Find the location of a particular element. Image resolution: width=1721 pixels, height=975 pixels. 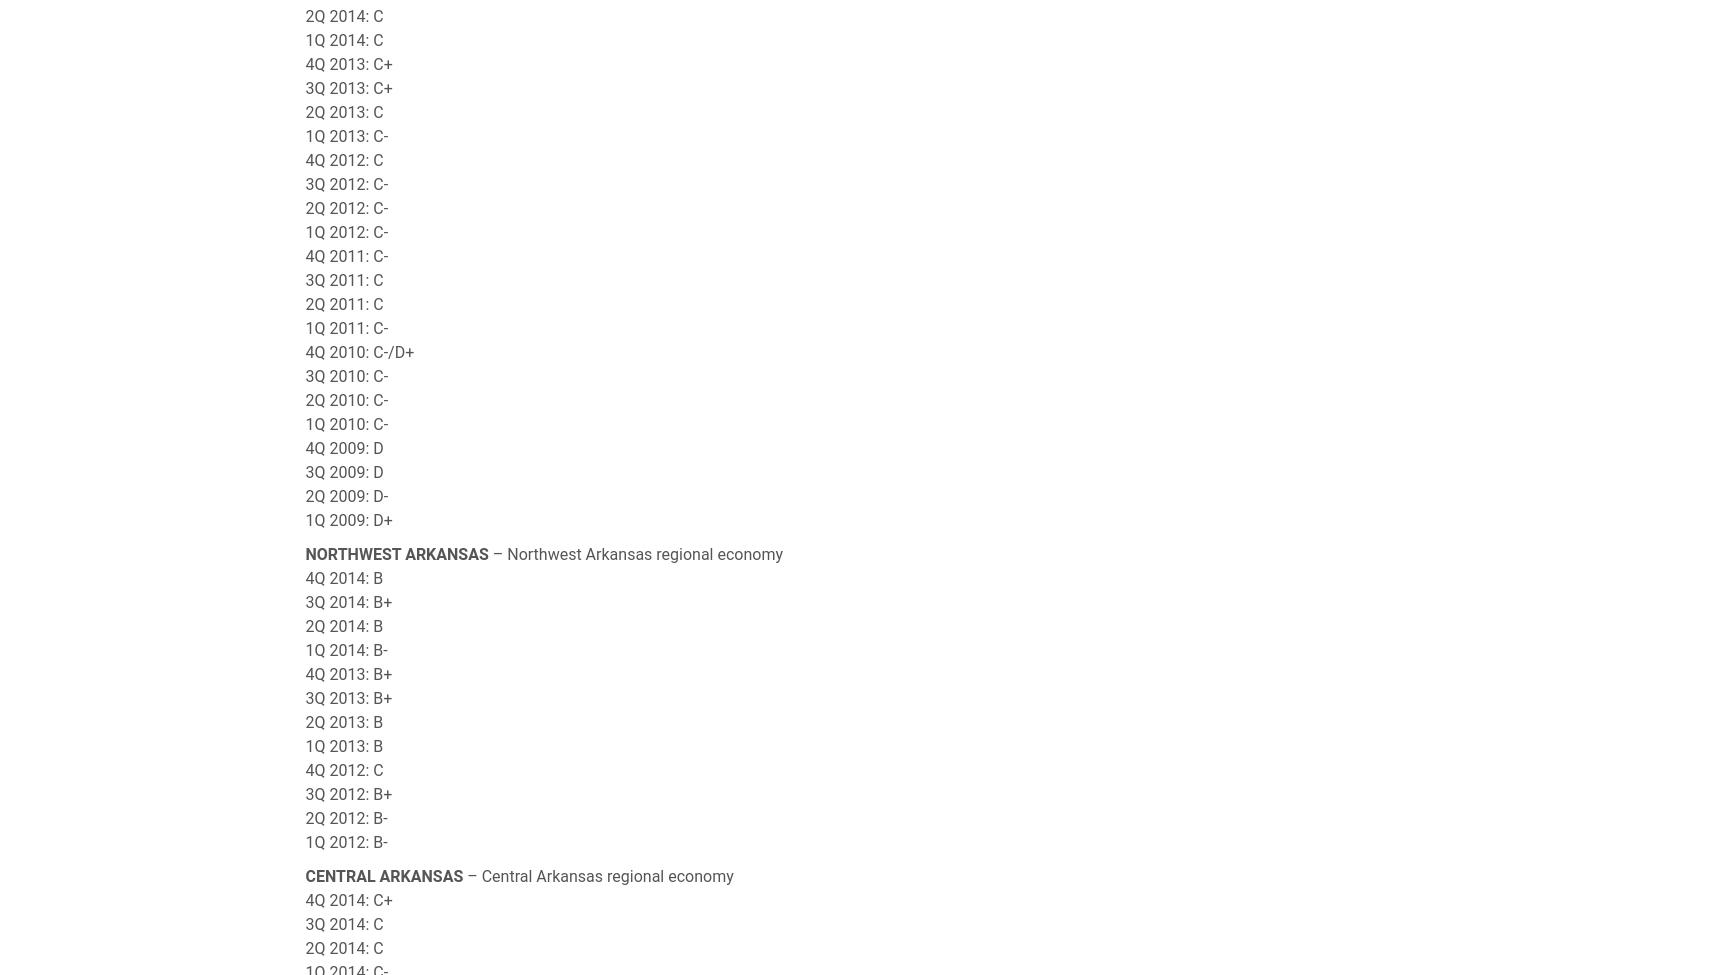

'3Q 2013: C+' is located at coordinates (348, 88).